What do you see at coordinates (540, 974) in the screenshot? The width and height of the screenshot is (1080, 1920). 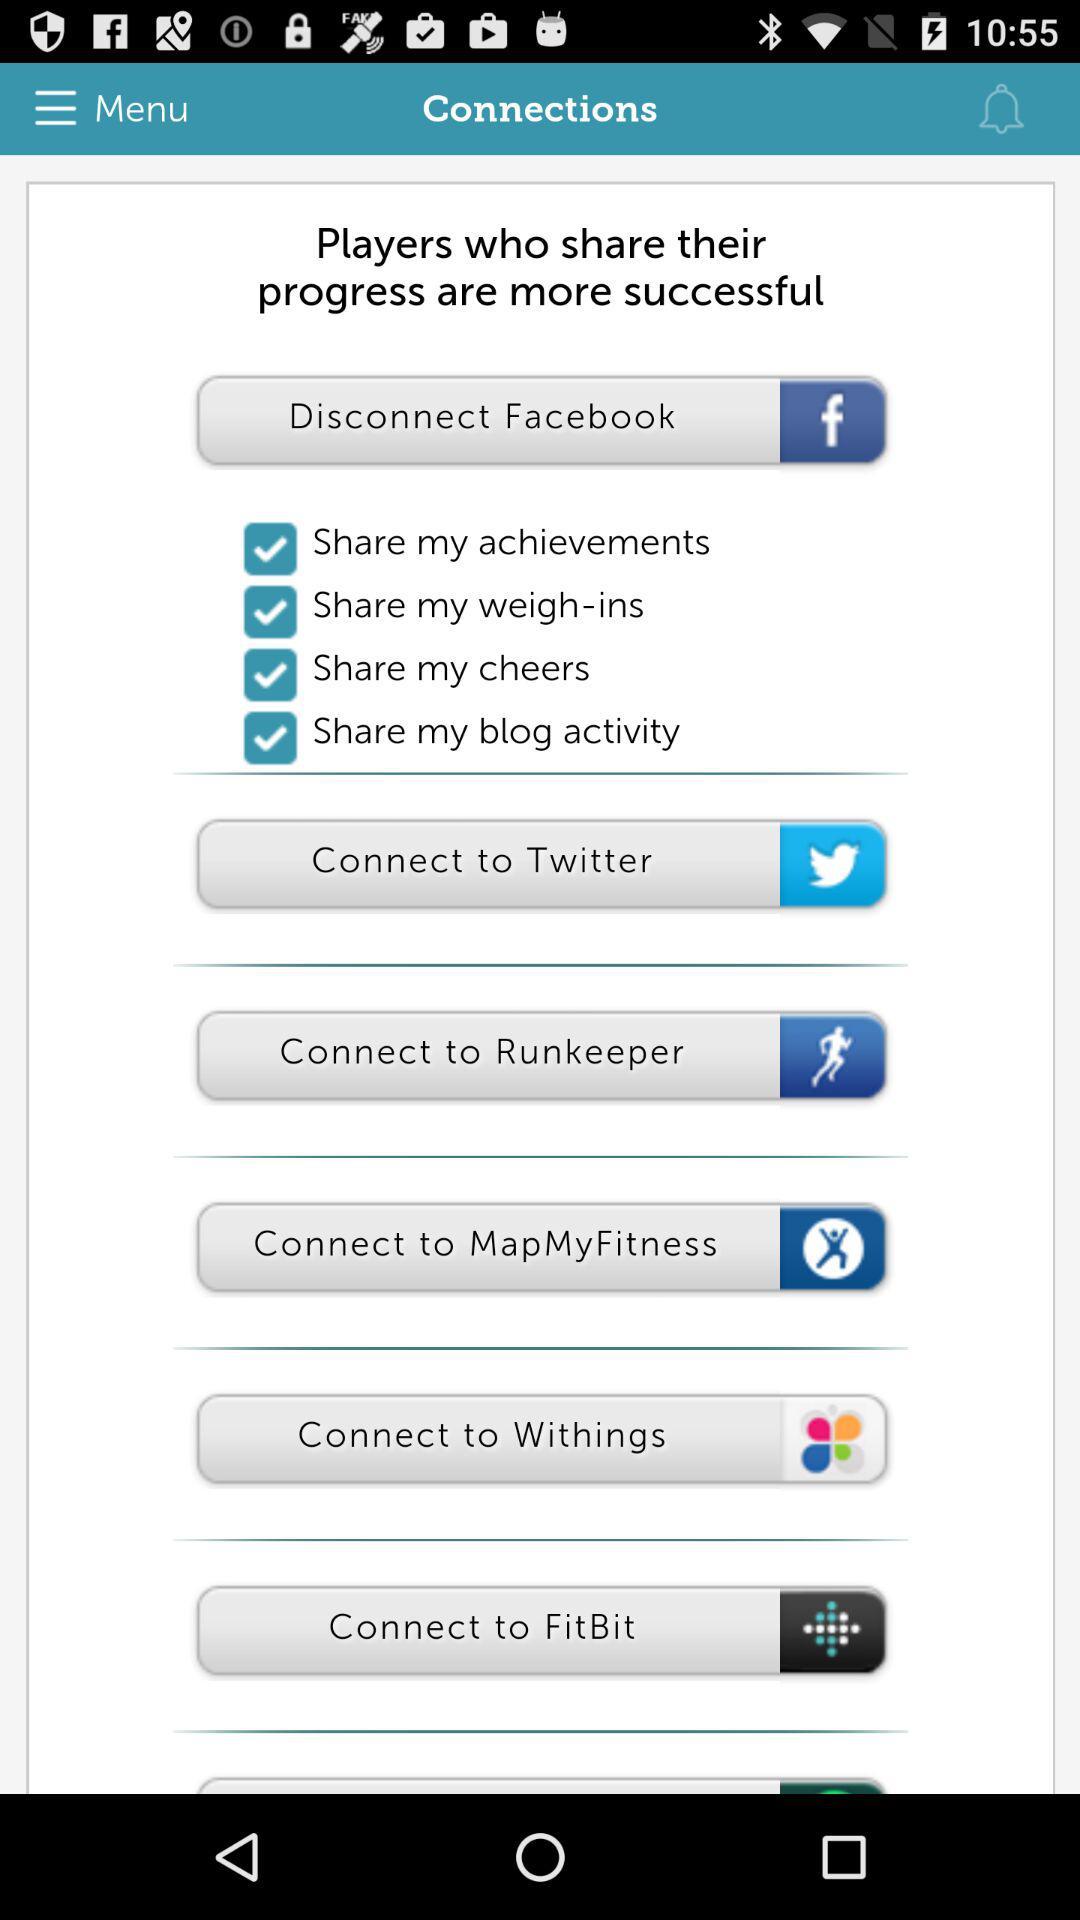 I see `connection page` at bounding box center [540, 974].